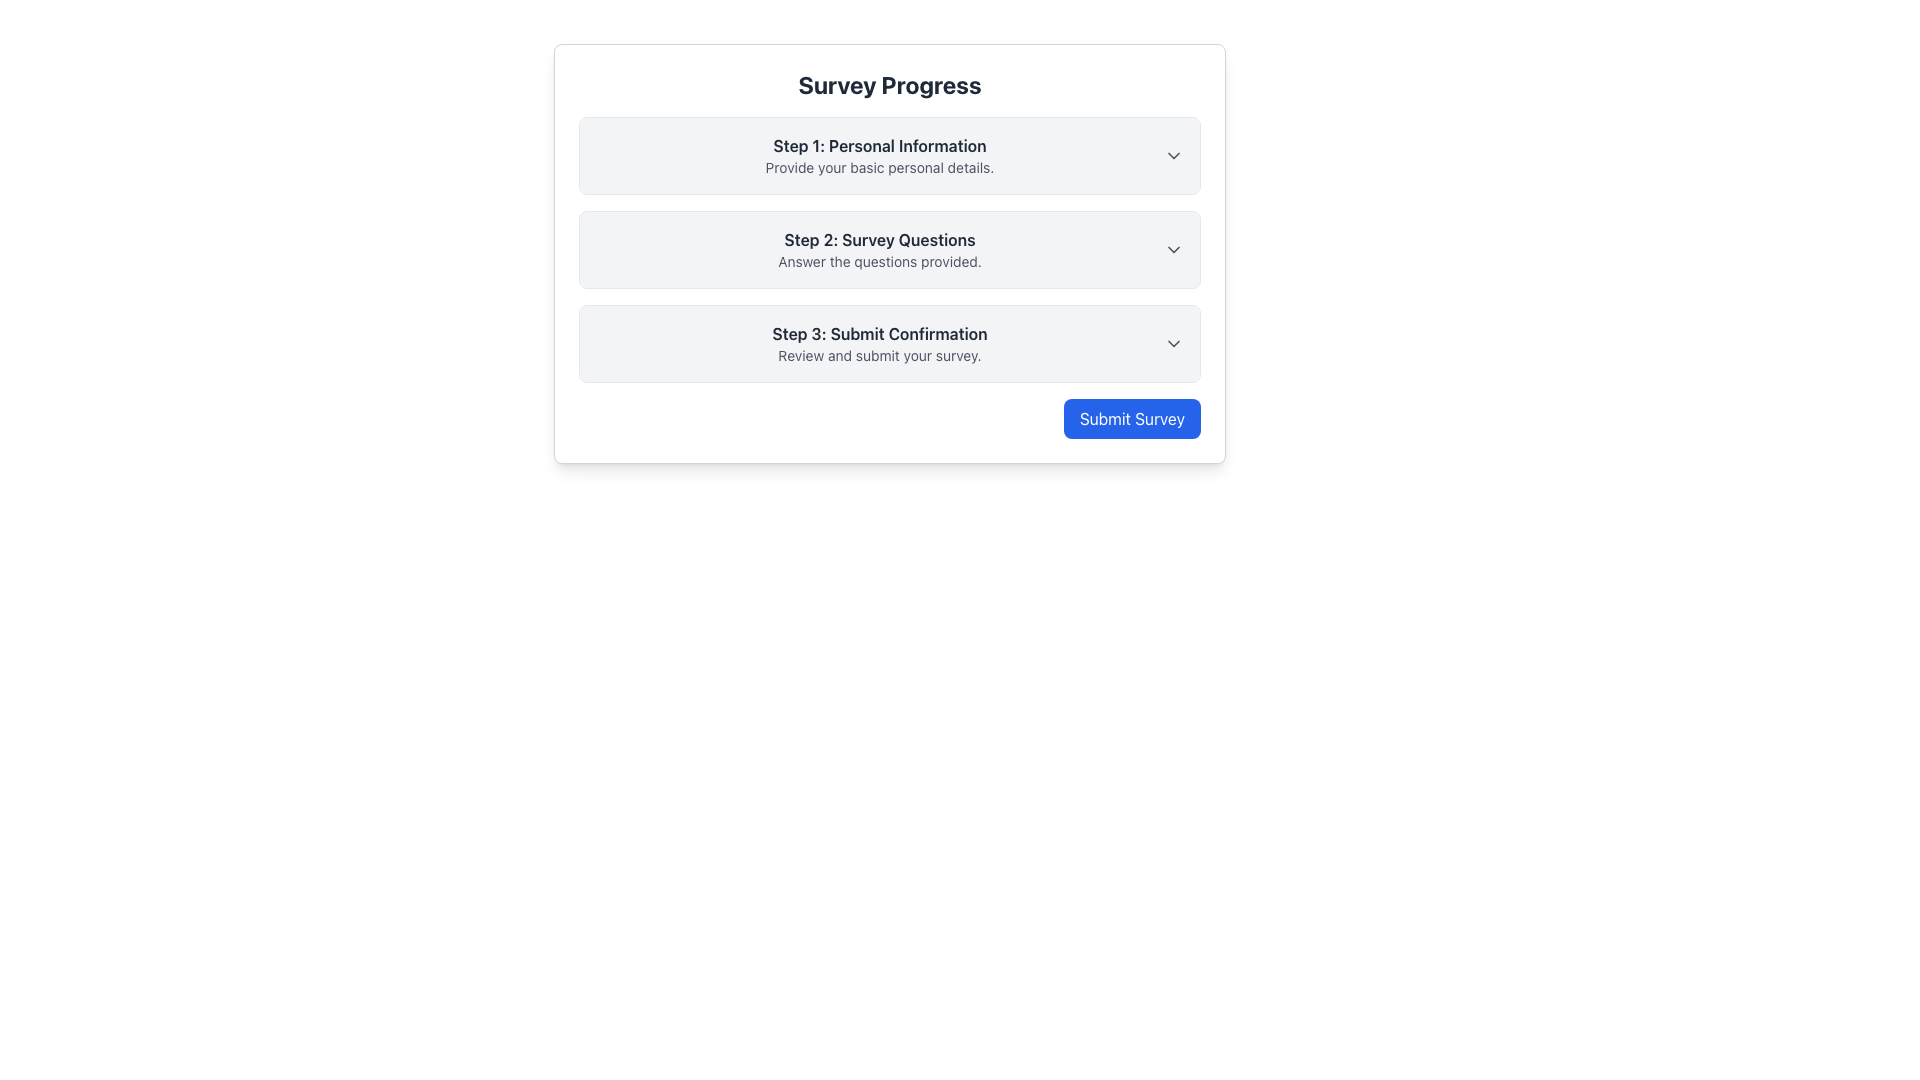 The height and width of the screenshot is (1080, 1920). I want to click on the Collapsible section header titled 'Step 2: Survey Questions', so click(888, 249).